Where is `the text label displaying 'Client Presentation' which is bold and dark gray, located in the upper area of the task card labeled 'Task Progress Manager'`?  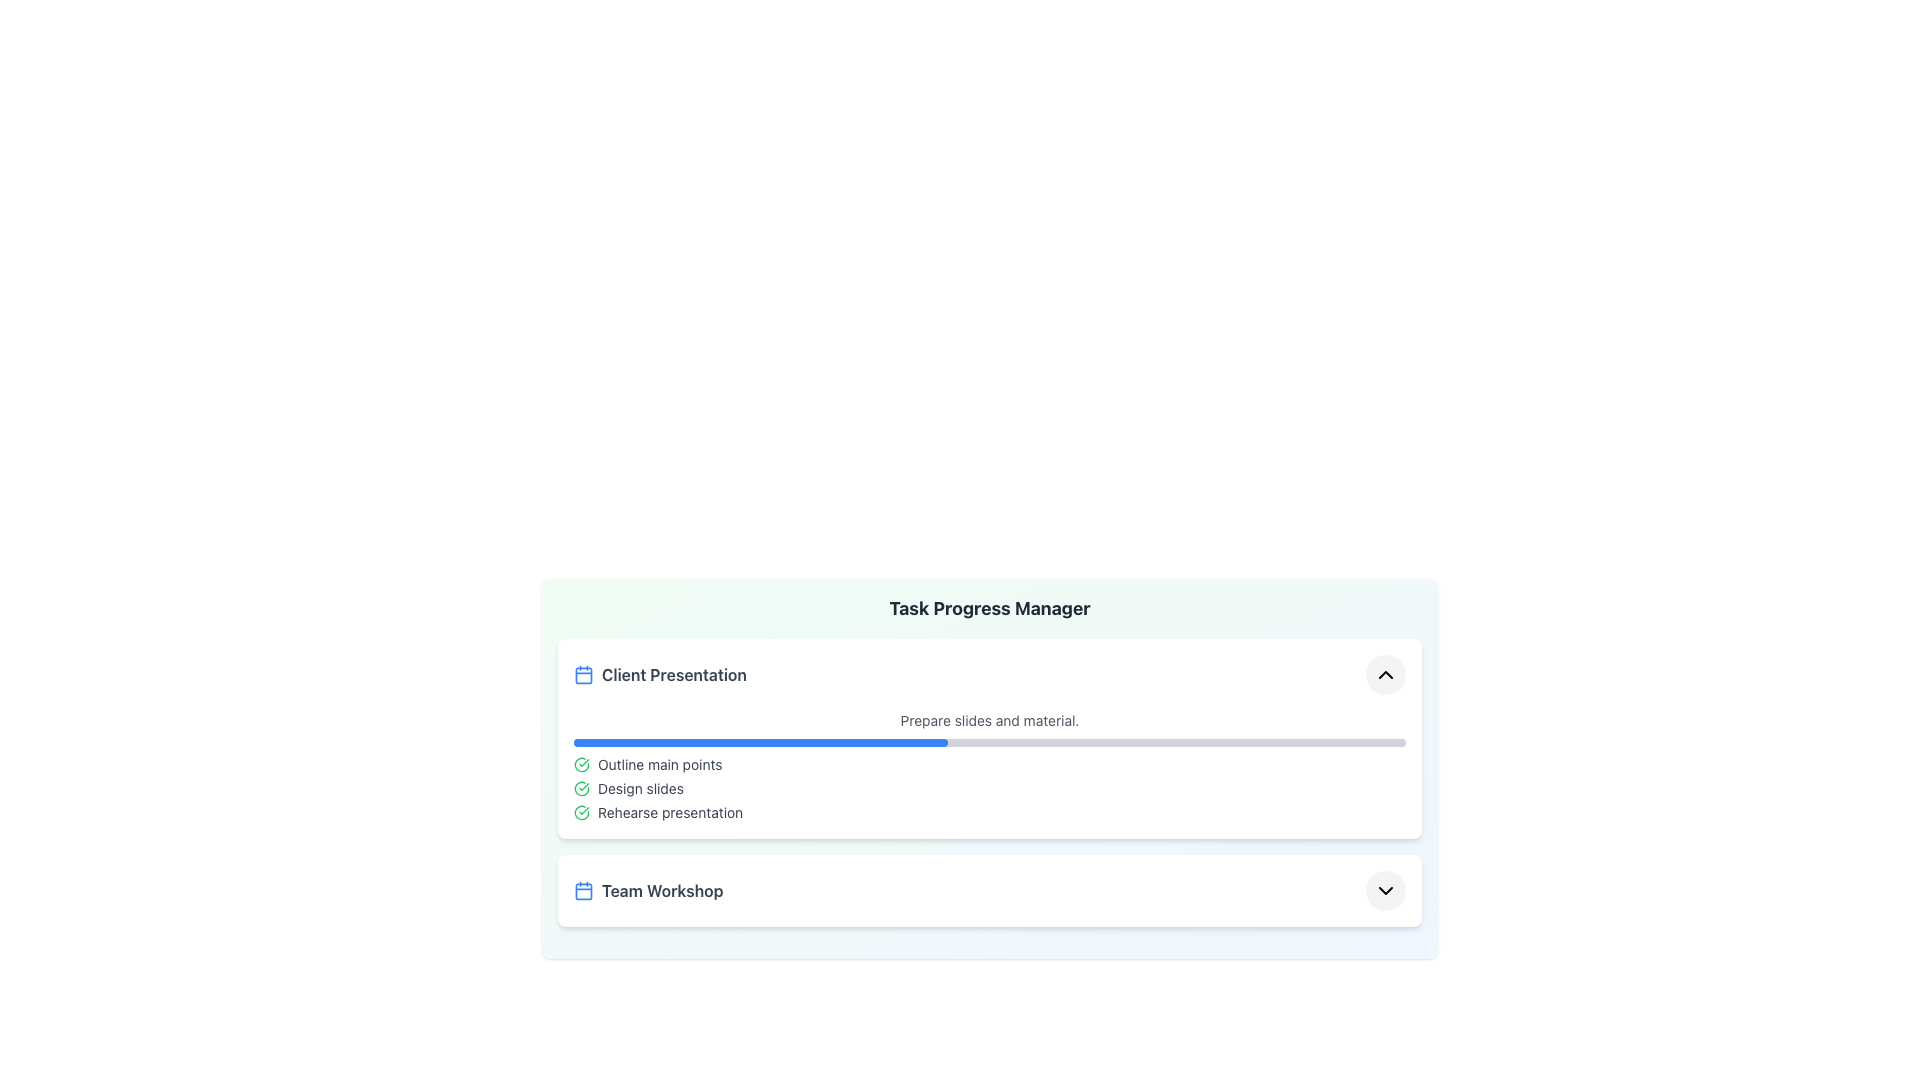 the text label displaying 'Client Presentation' which is bold and dark gray, located in the upper area of the task card labeled 'Task Progress Manager' is located at coordinates (674, 675).